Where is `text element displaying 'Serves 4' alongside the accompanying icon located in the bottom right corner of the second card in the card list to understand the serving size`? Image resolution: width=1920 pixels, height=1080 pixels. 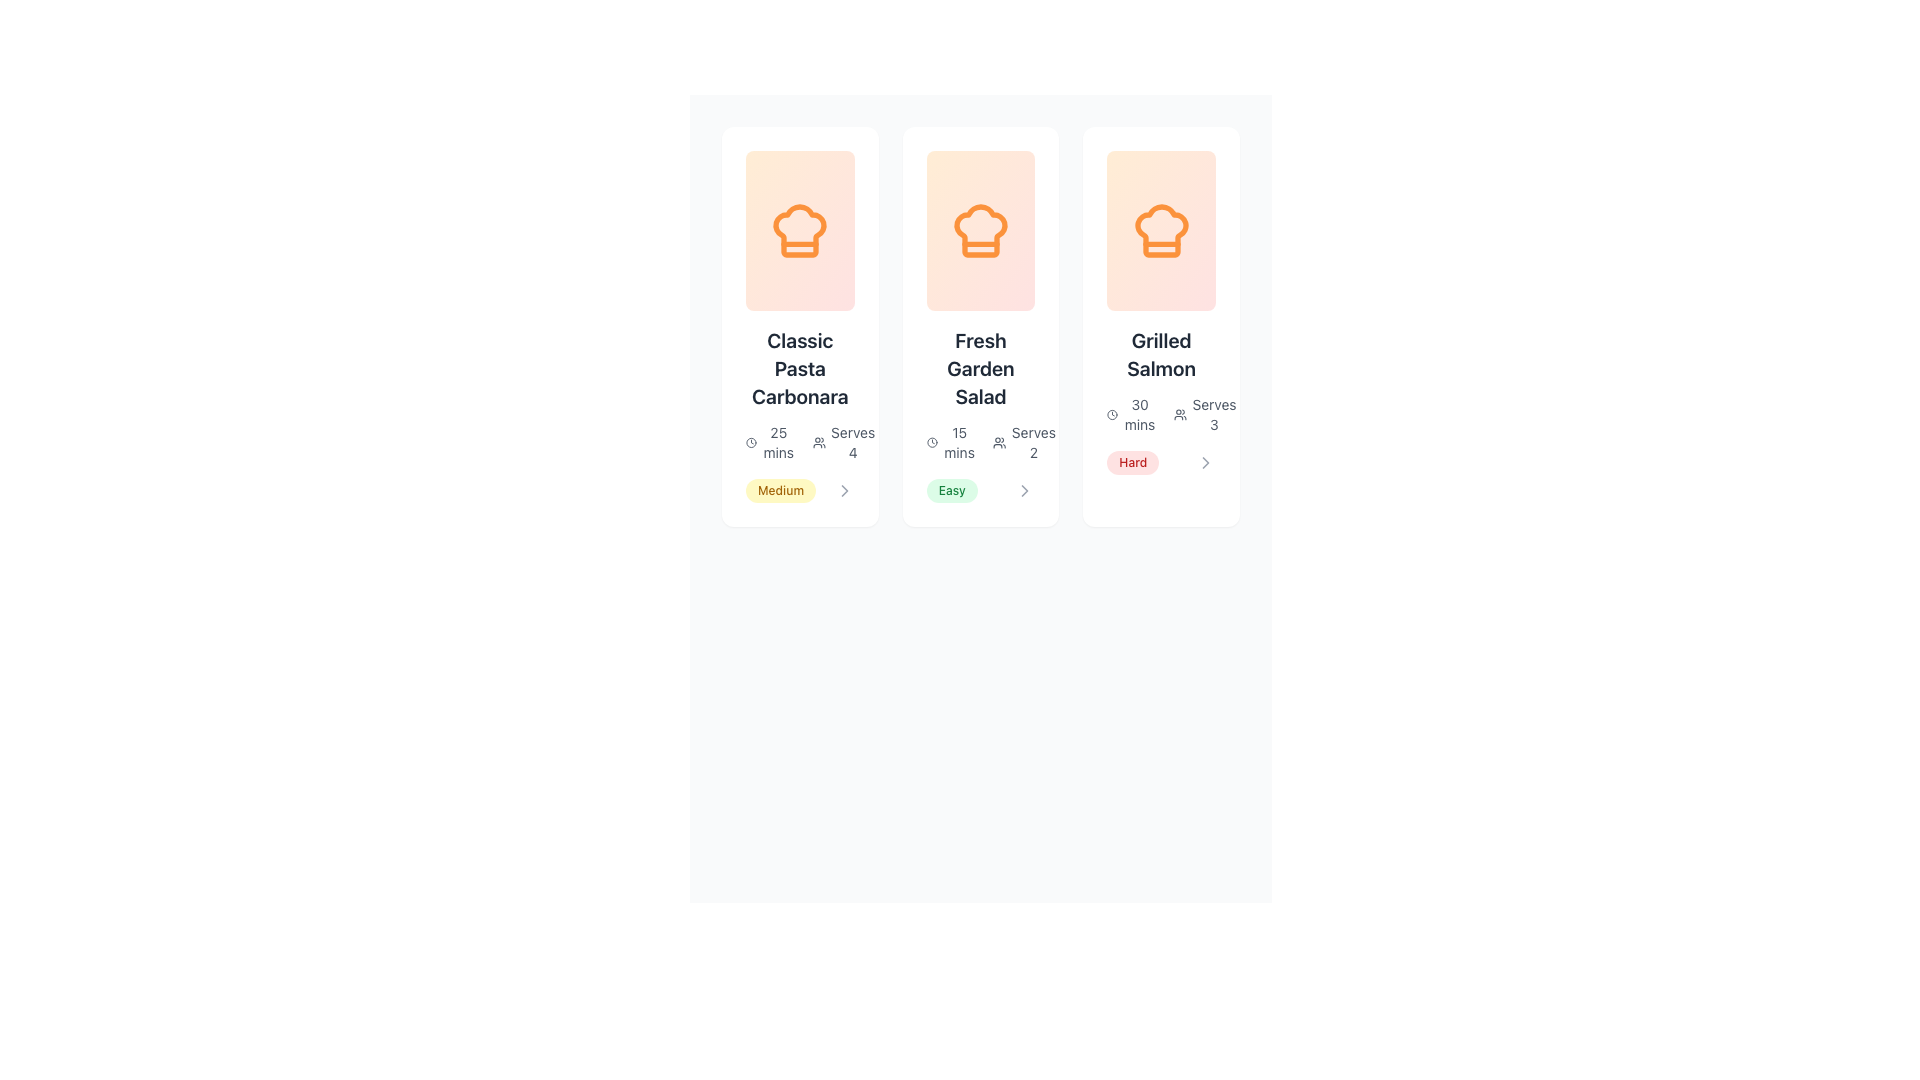 text element displaying 'Serves 4' alongside the accompanying icon located in the bottom right corner of the second card in the card list to understand the serving size is located at coordinates (844, 442).